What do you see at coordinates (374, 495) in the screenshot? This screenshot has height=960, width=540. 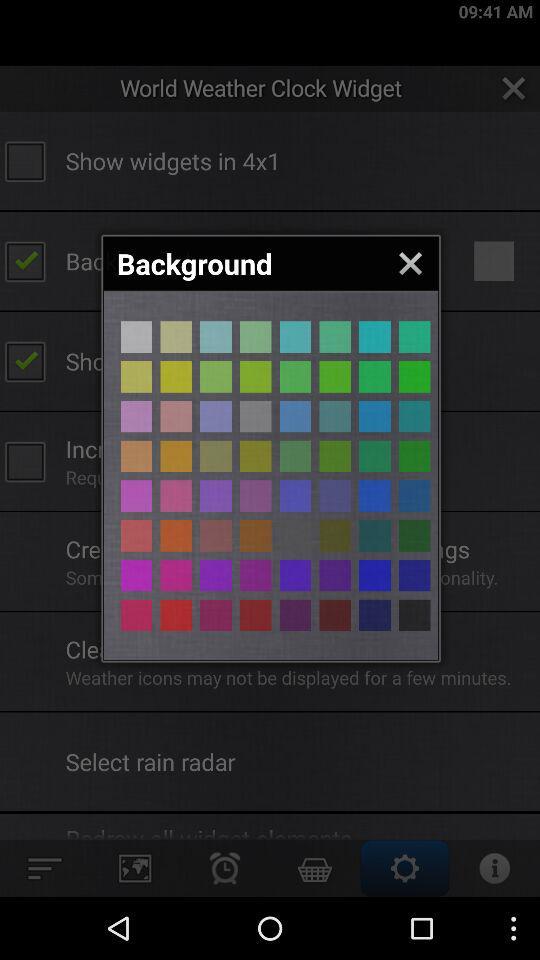 I see `colour` at bounding box center [374, 495].